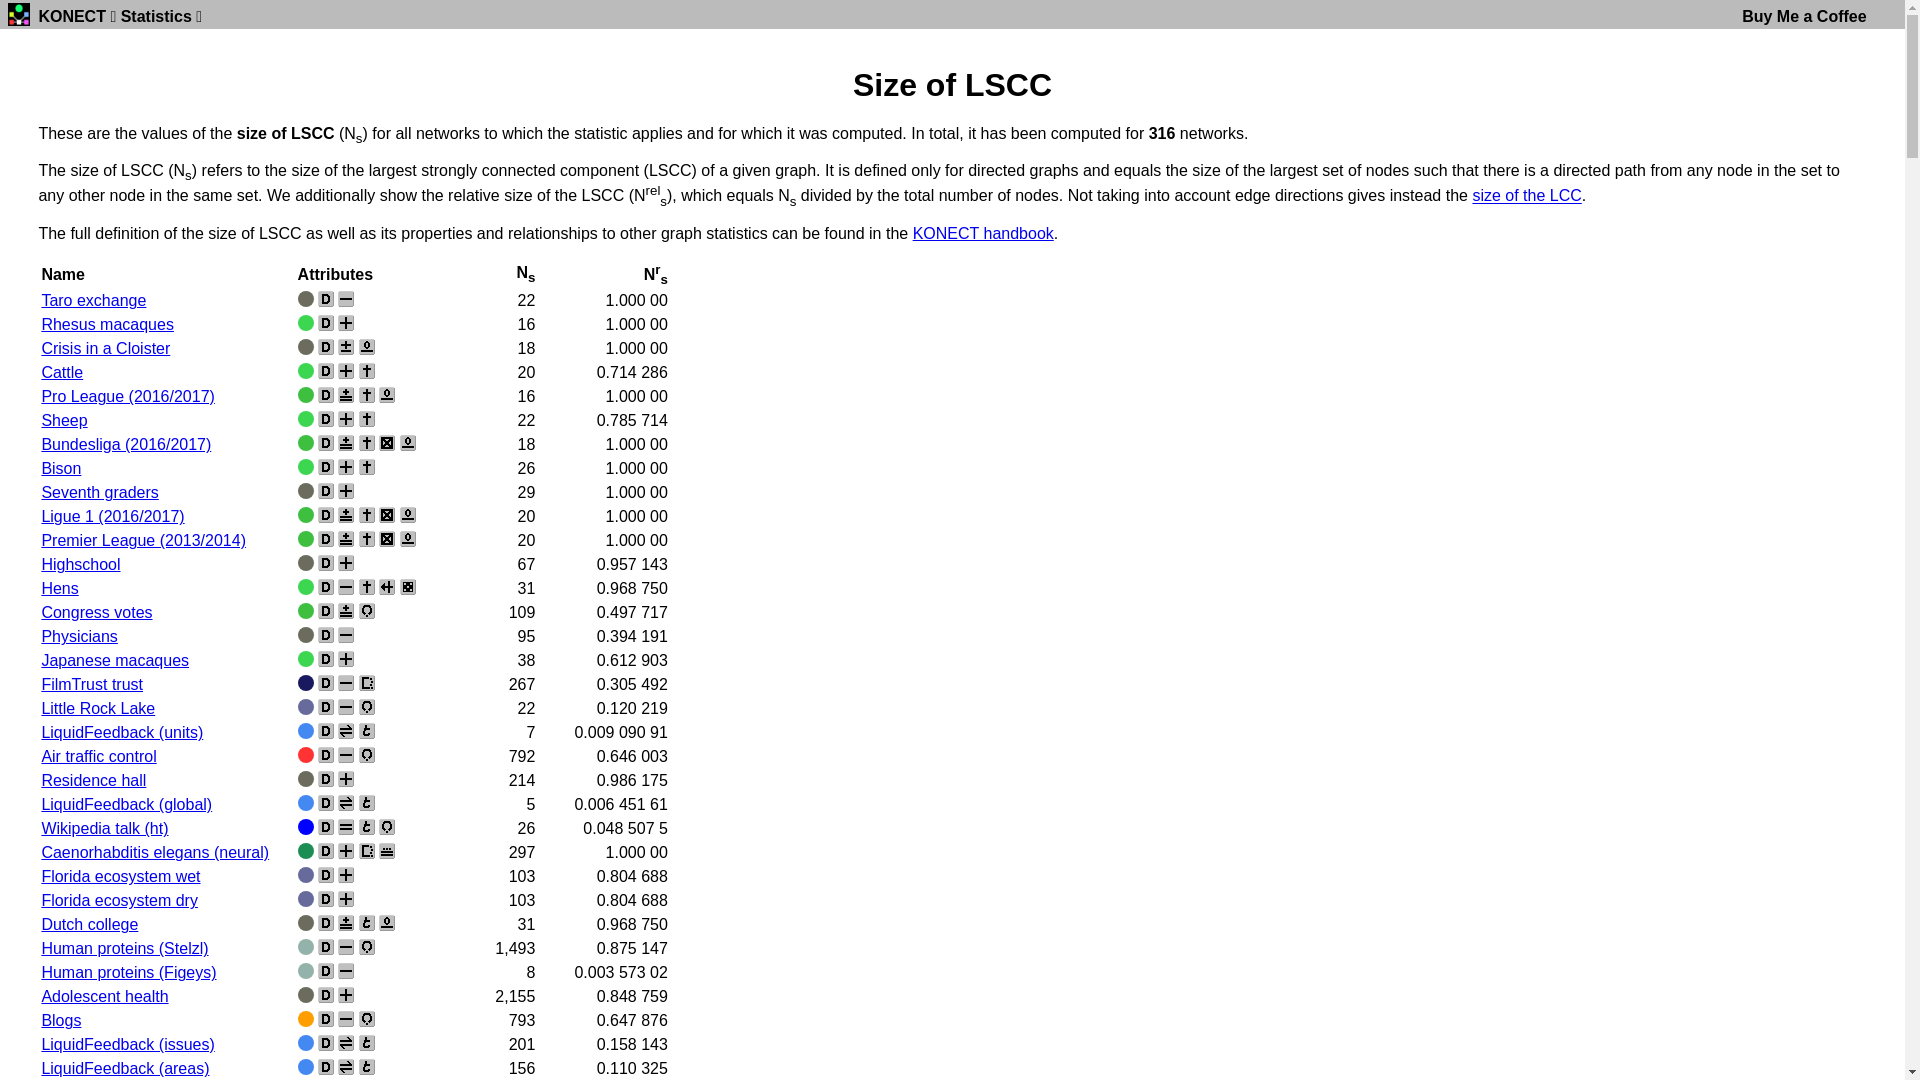 The height and width of the screenshot is (1080, 1920). I want to click on 'FilmTrust trust', so click(90, 683).